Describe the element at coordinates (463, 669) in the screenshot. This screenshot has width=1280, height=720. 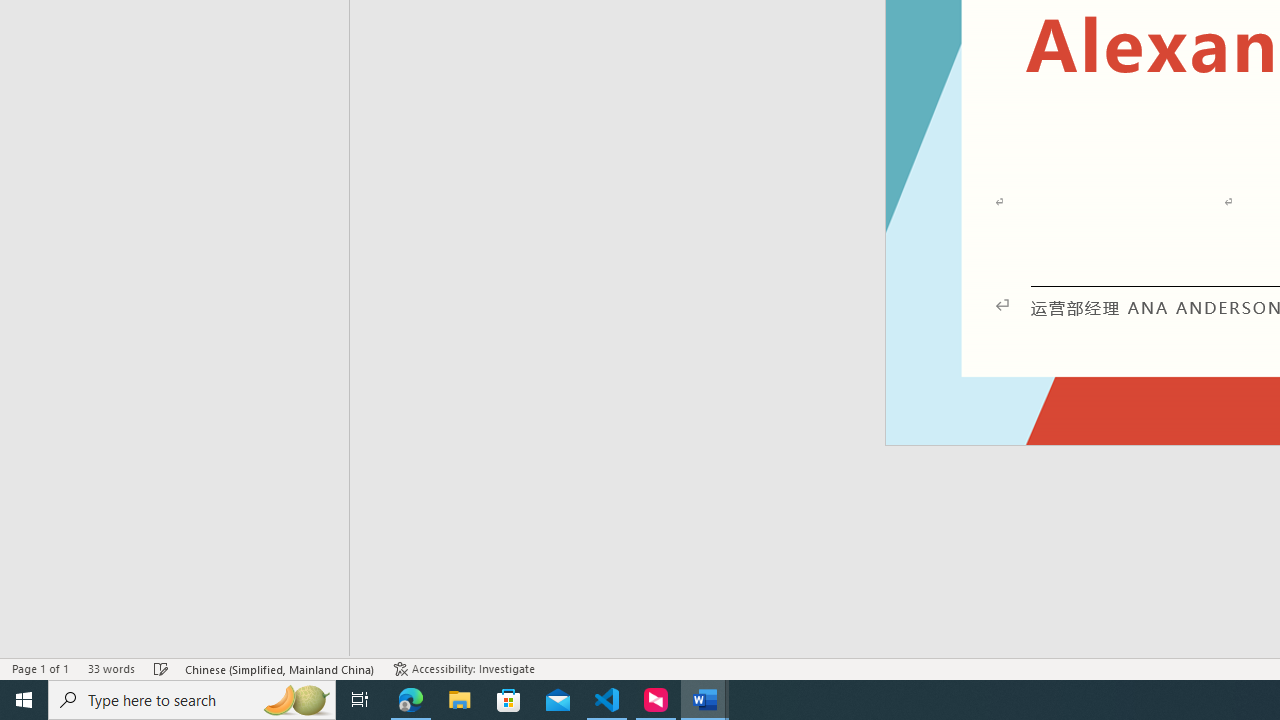
I see `'Accessibility Checker Accessibility: Investigate'` at that location.